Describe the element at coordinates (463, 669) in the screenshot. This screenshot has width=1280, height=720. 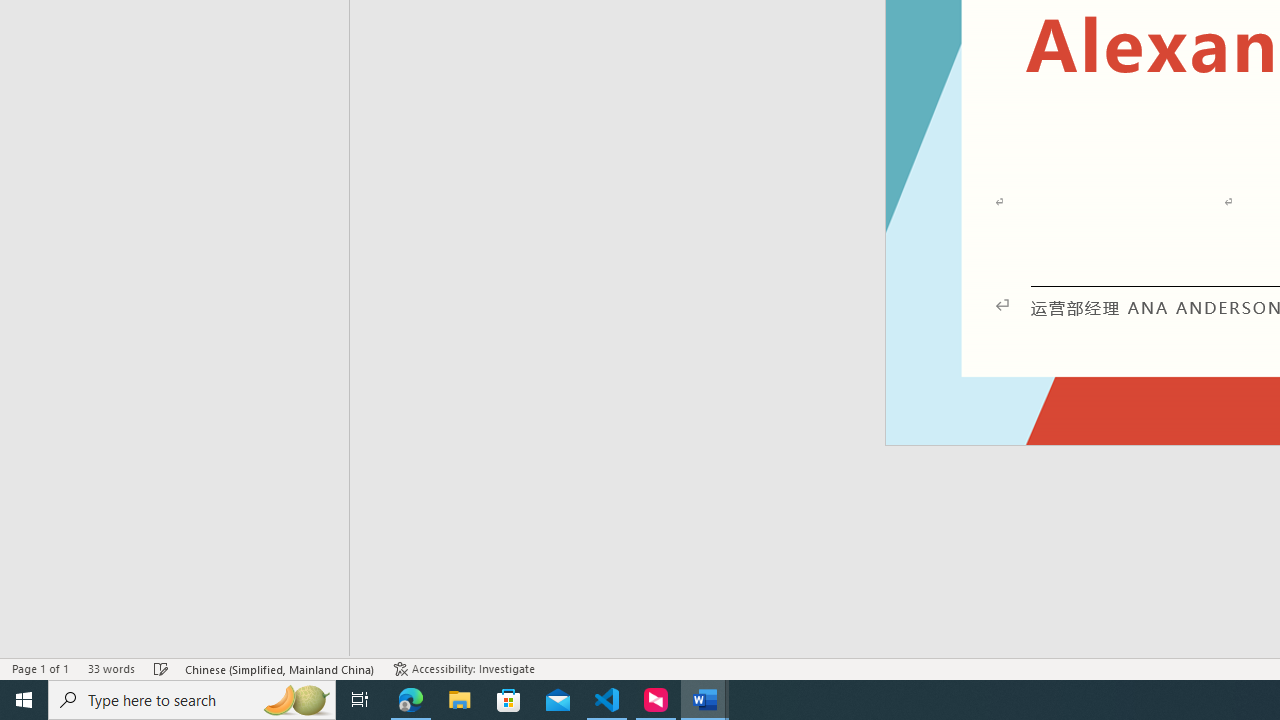
I see `'Accessibility Checker Accessibility: Investigate'` at that location.